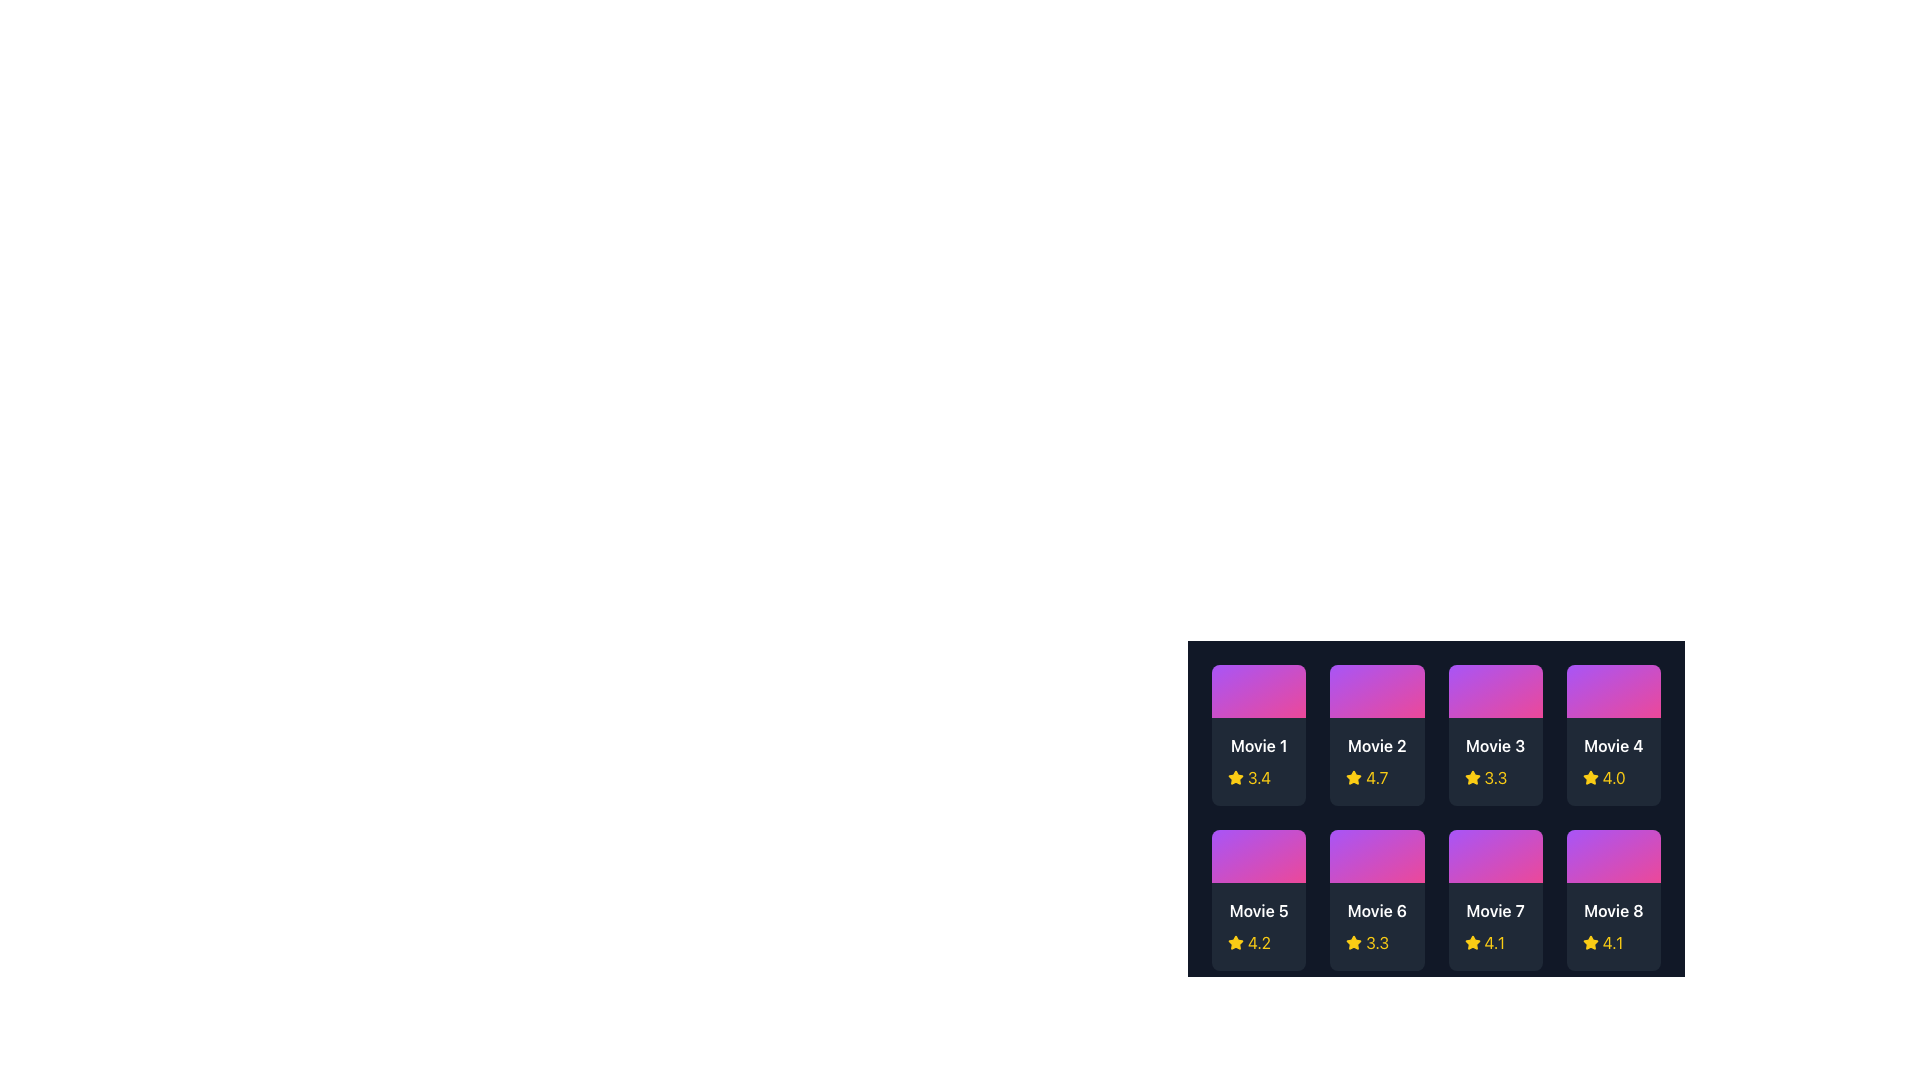 The width and height of the screenshot is (1920, 1080). I want to click on the graphical thumbnail representing 'Movie 3', located in the third column of the first row in the grid layout of movie cards, so click(1495, 690).